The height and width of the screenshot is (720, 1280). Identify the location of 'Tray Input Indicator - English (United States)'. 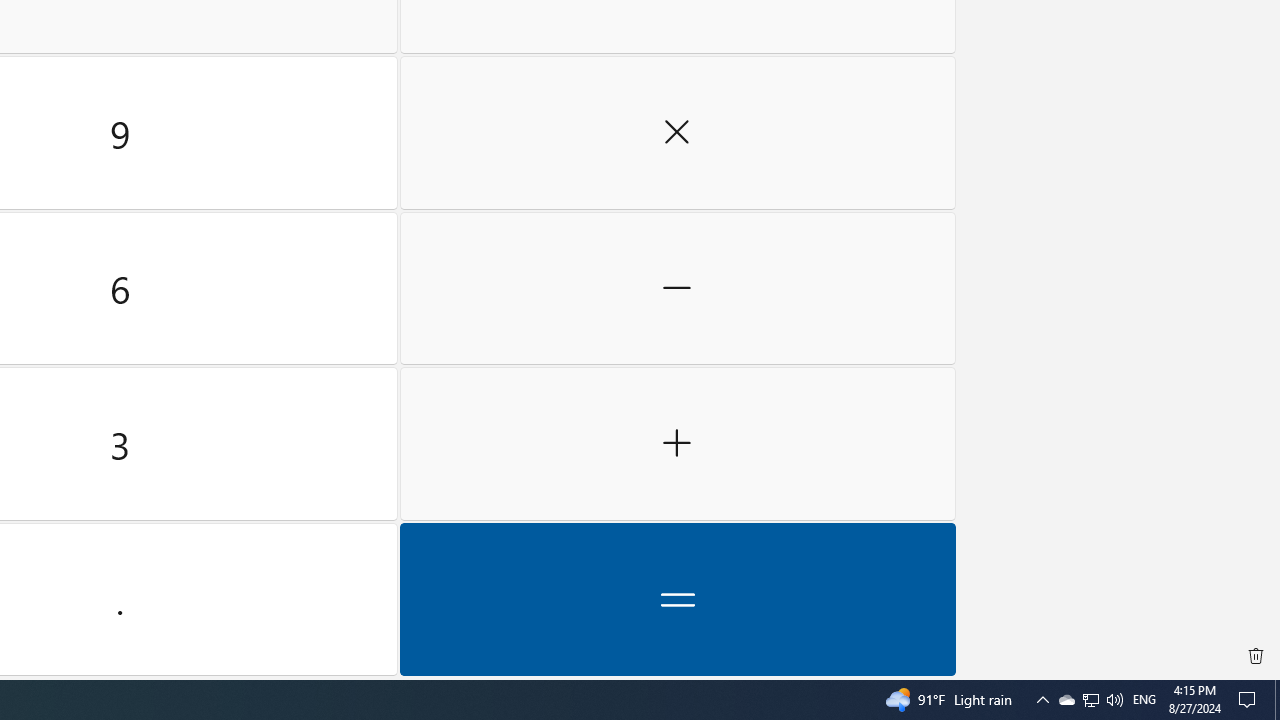
(1113, 698).